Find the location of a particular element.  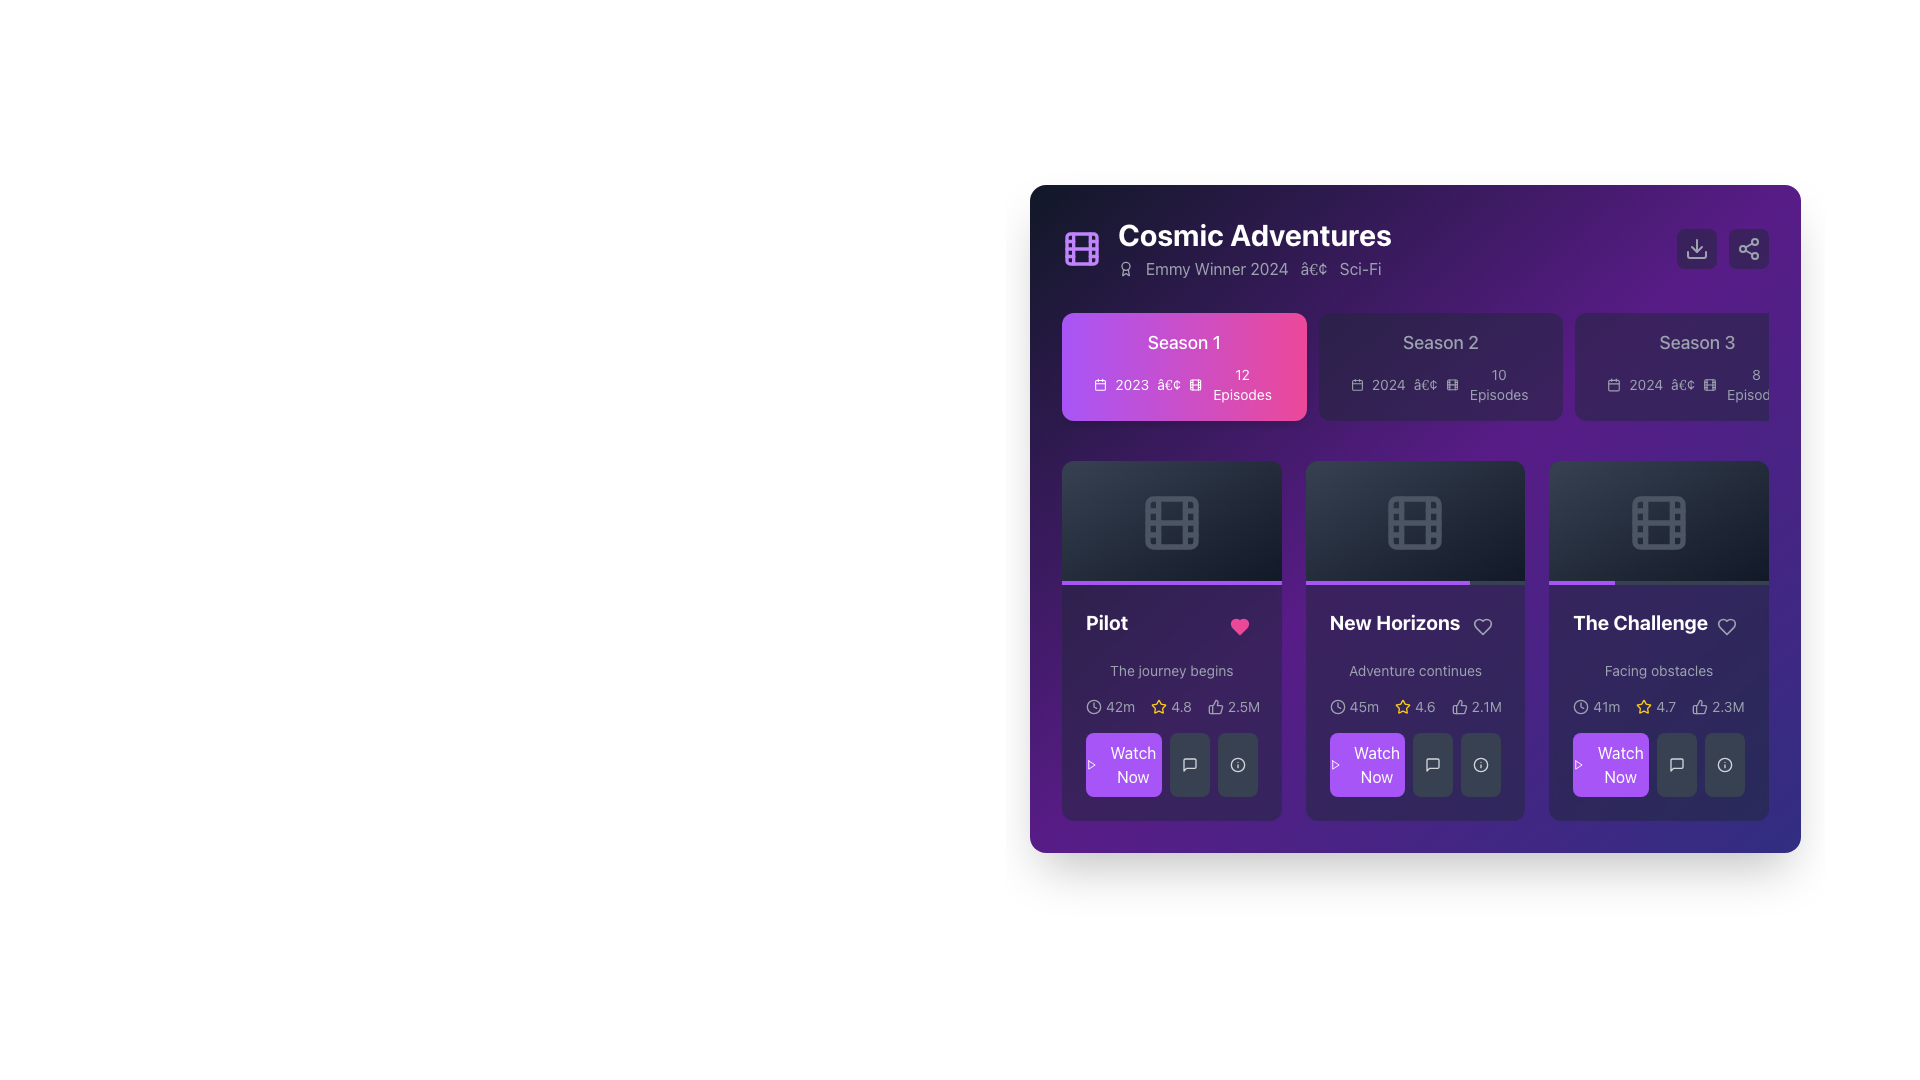

the informational text element displaying the year (2024) and number of episodes (8) for 'Season 3', located within the card for 'Season 3' in the top section of the interface is located at coordinates (1696, 385).